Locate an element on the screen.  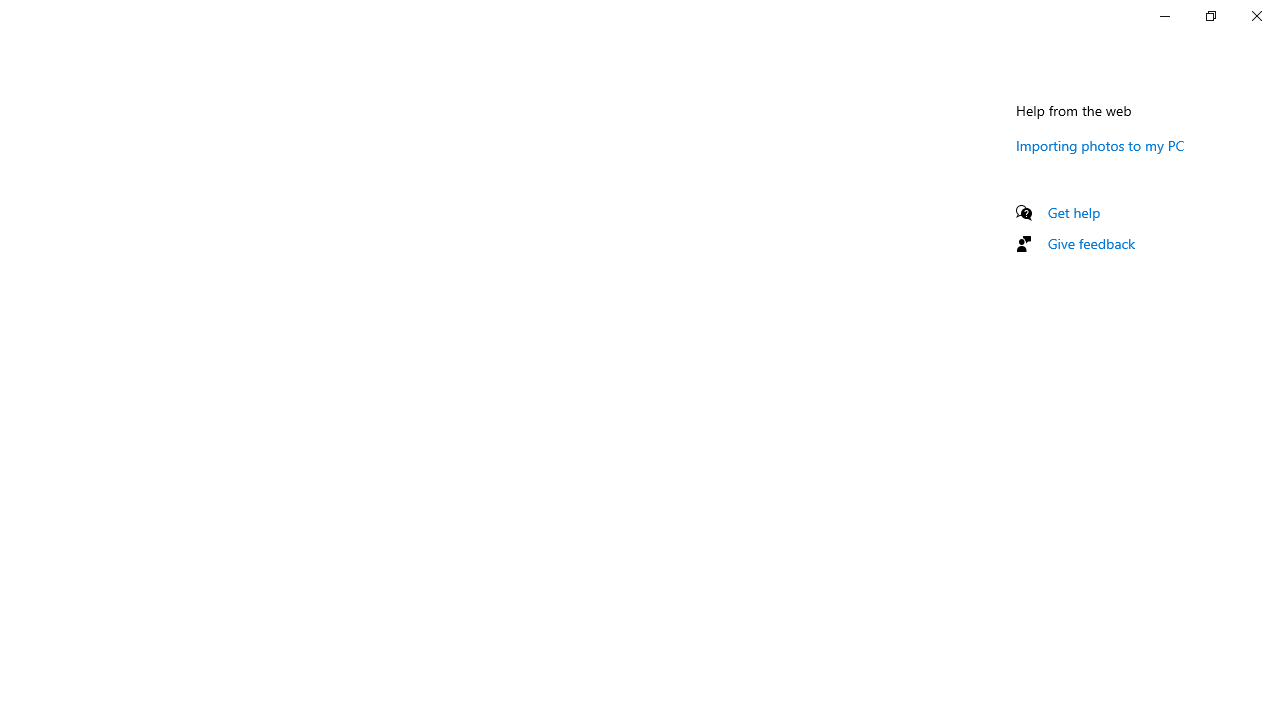
'Minimize Settings' is located at coordinates (1164, 15).